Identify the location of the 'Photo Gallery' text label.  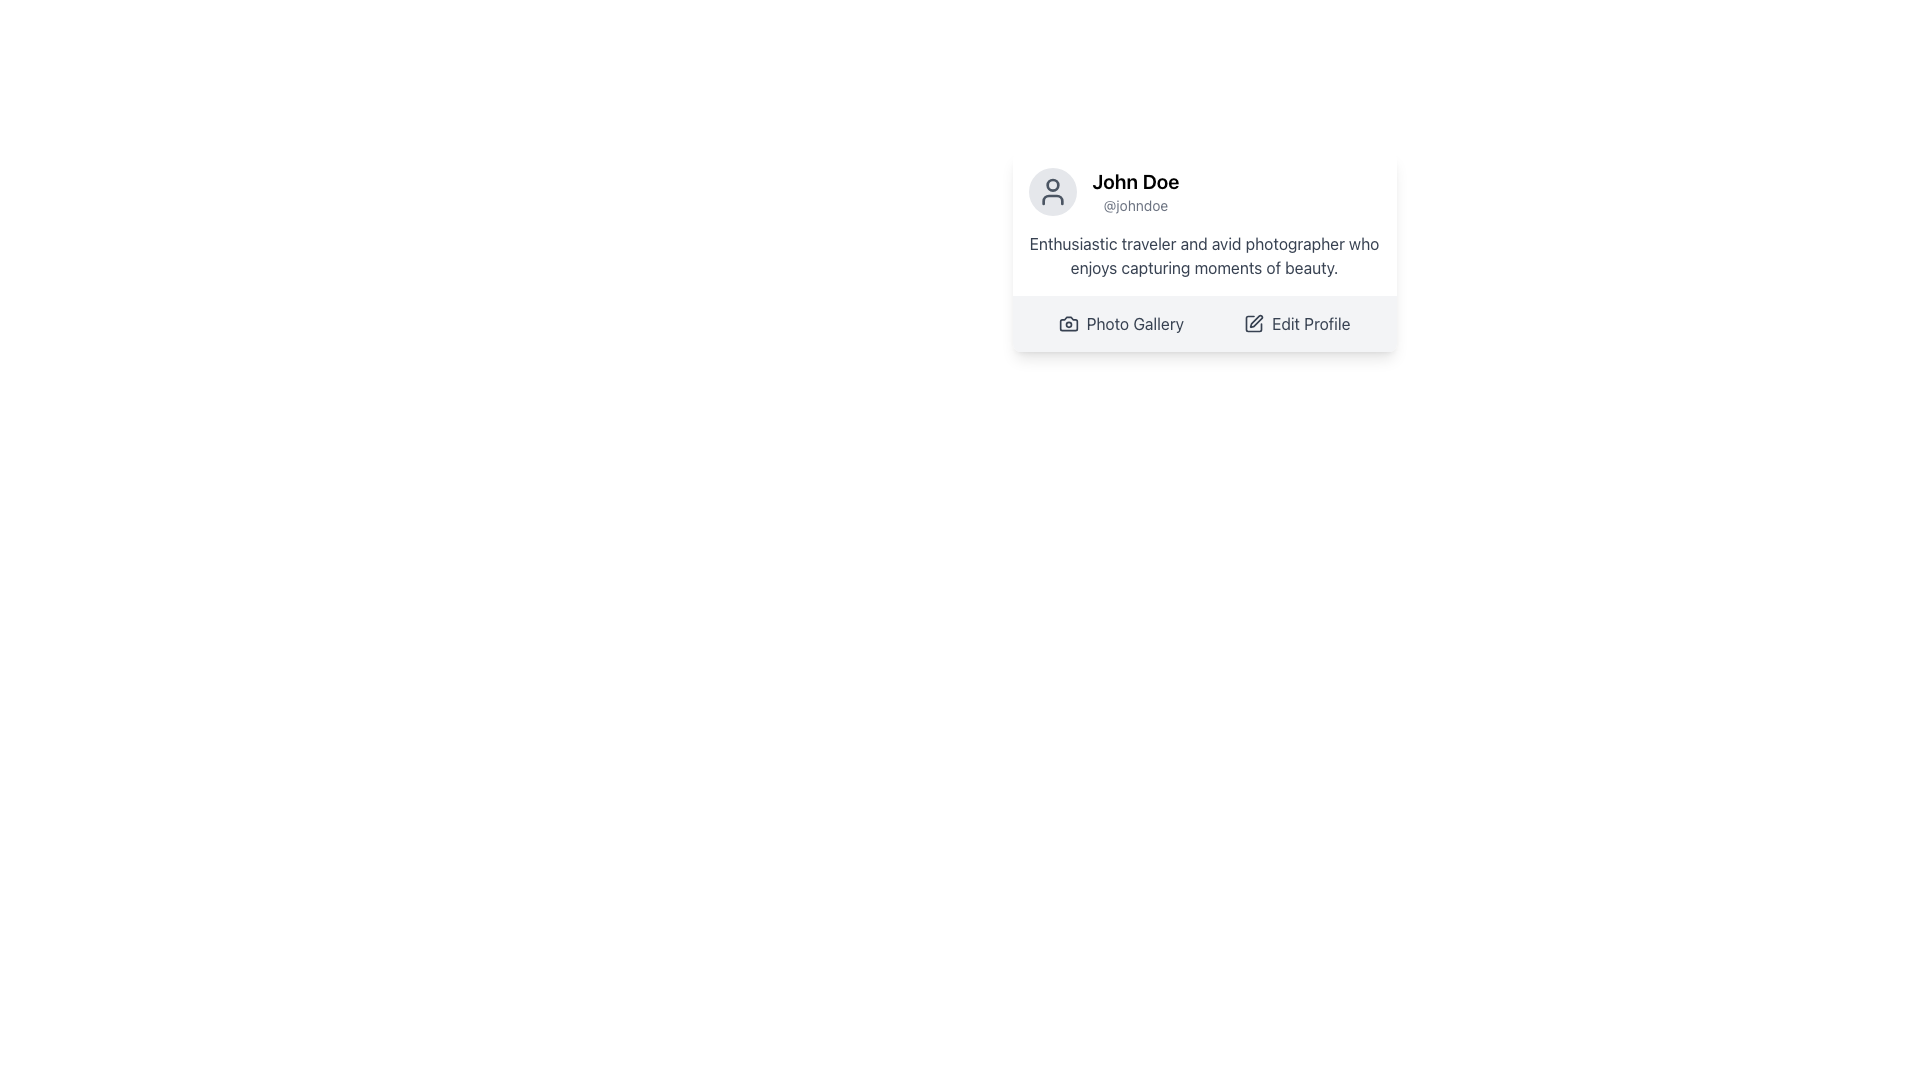
(1134, 323).